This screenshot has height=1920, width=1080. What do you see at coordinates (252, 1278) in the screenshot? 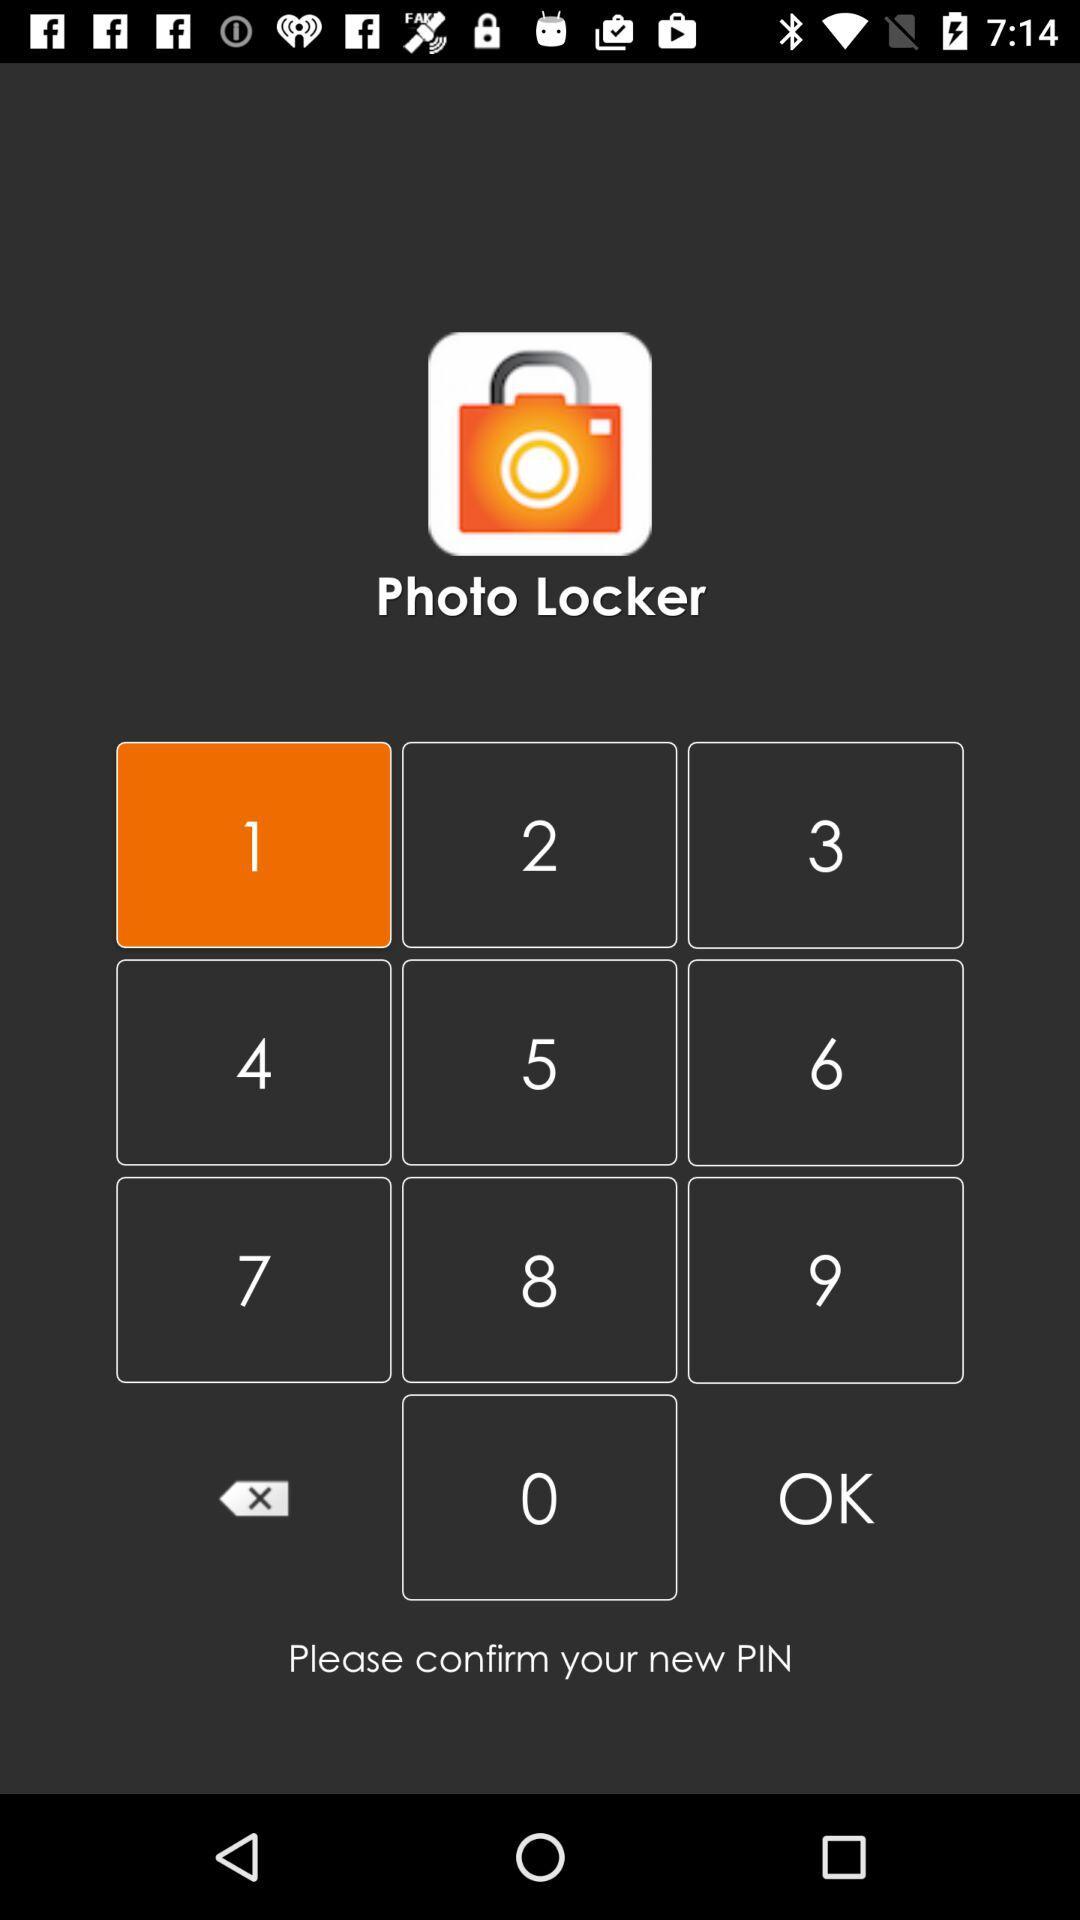
I see `the item below 4` at bounding box center [252, 1278].